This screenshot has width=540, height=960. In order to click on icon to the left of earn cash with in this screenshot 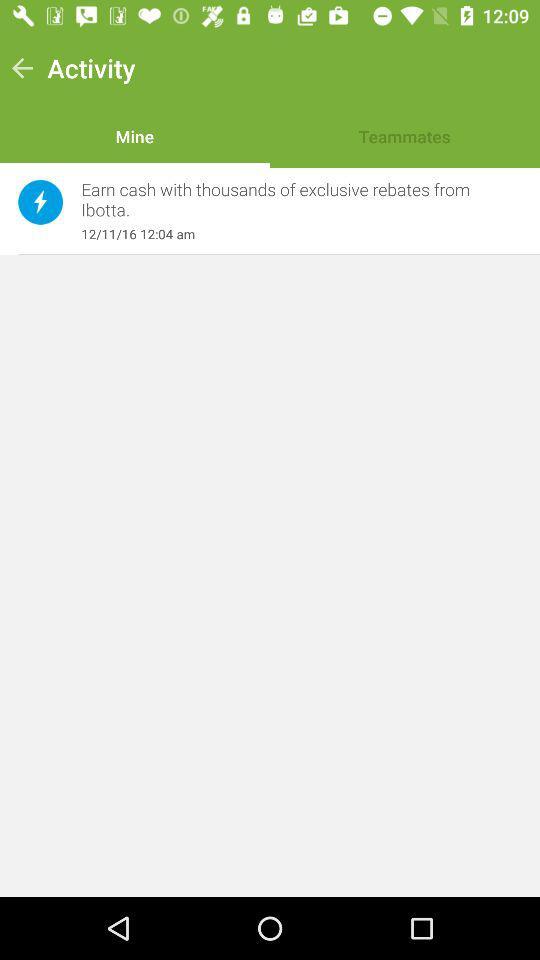, I will do `click(40, 202)`.